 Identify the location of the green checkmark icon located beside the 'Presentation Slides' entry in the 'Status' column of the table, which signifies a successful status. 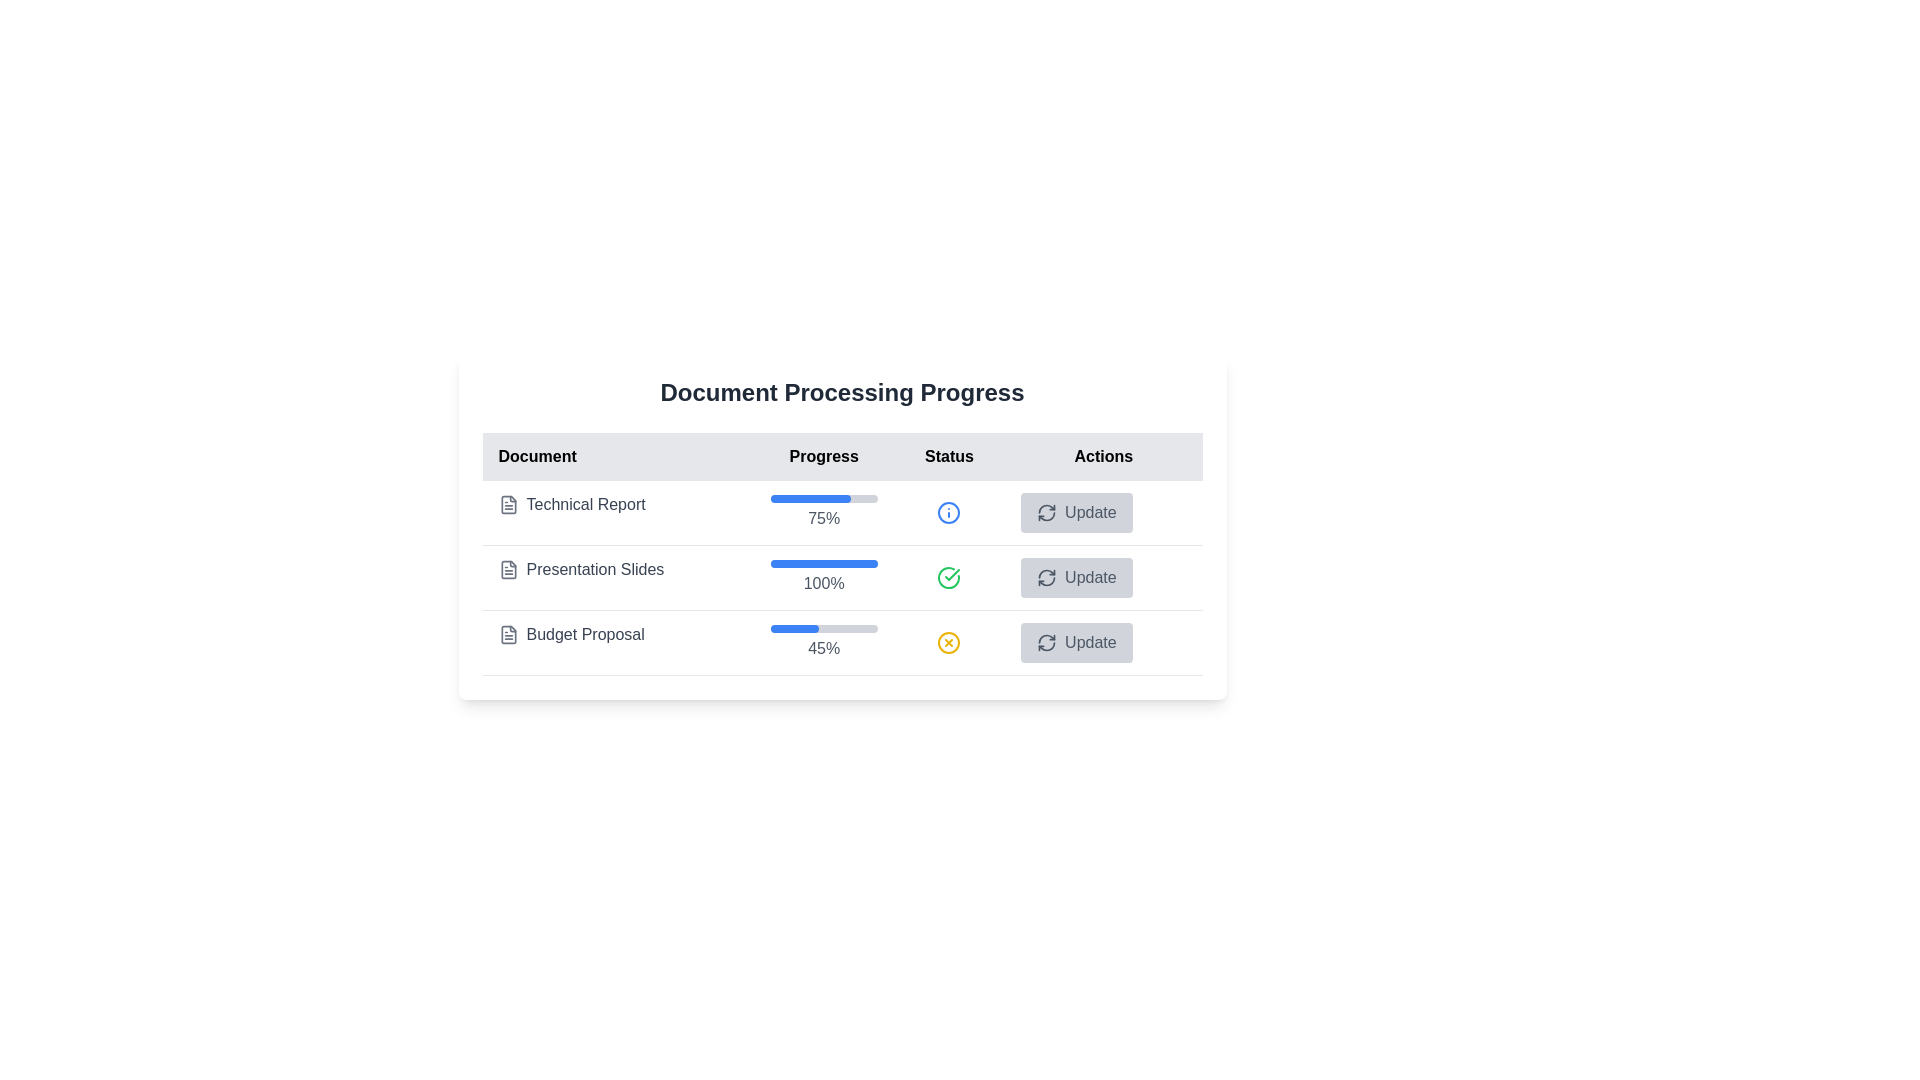
(951, 574).